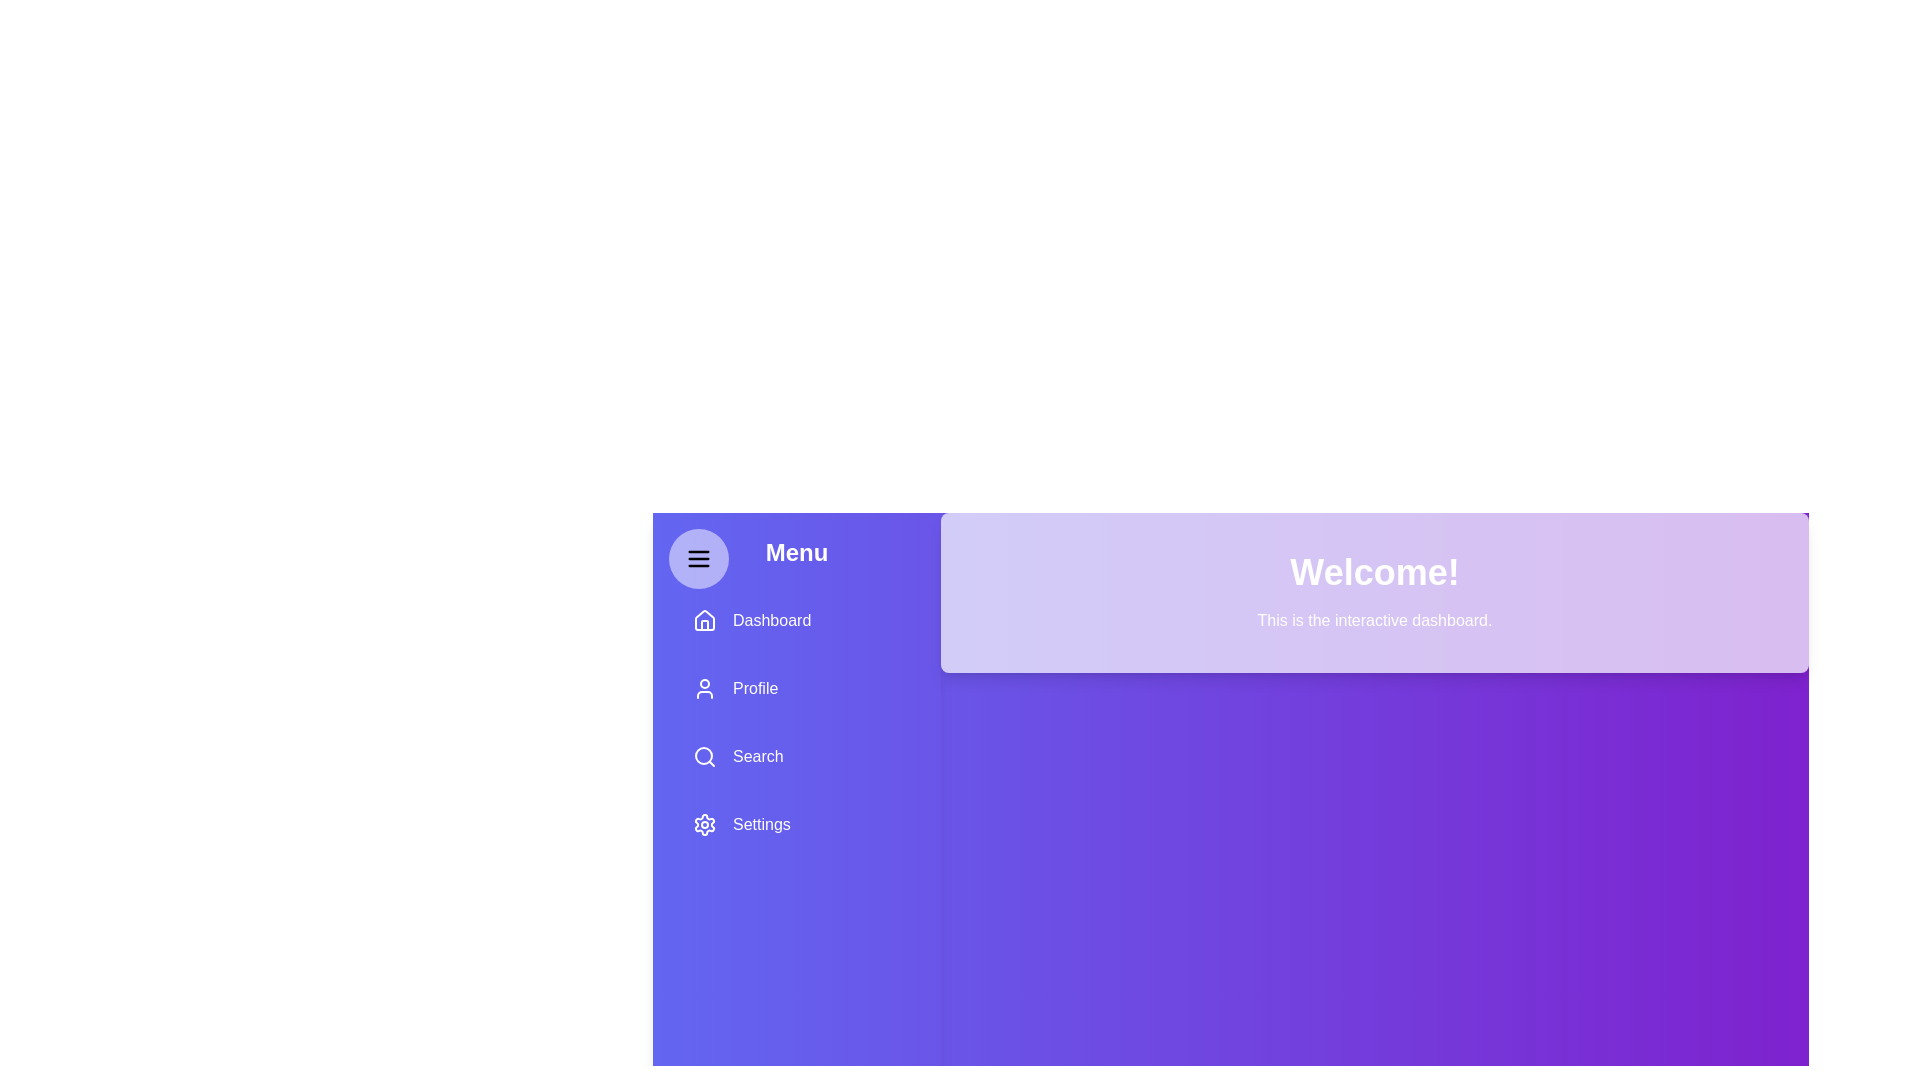 This screenshot has height=1080, width=1920. What do you see at coordinates (699, 559) in the screenshot?
I see `the hamburger button to toggle the menu visibility` at bounding box center [699, 559].